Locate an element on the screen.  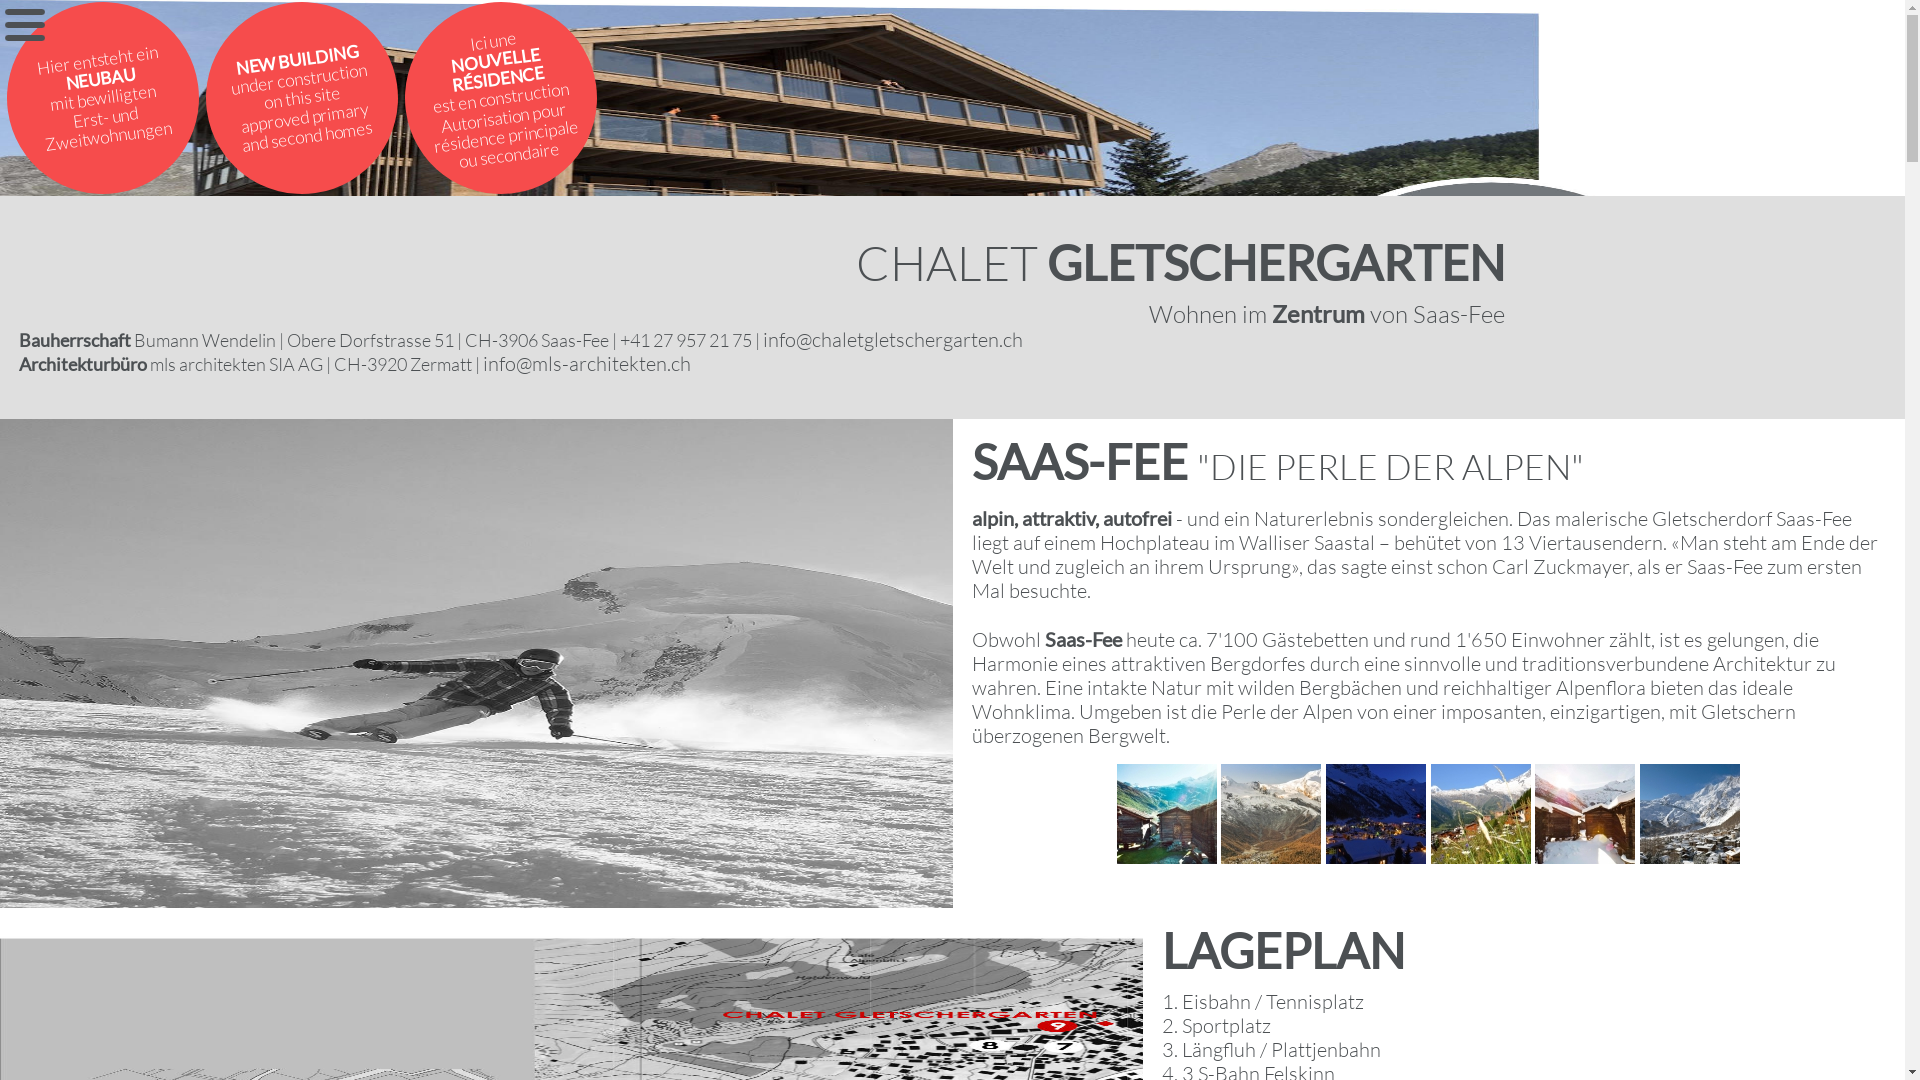
'You are viewing the image with filename 1.jpg' is located at coordinates (1166, 813).